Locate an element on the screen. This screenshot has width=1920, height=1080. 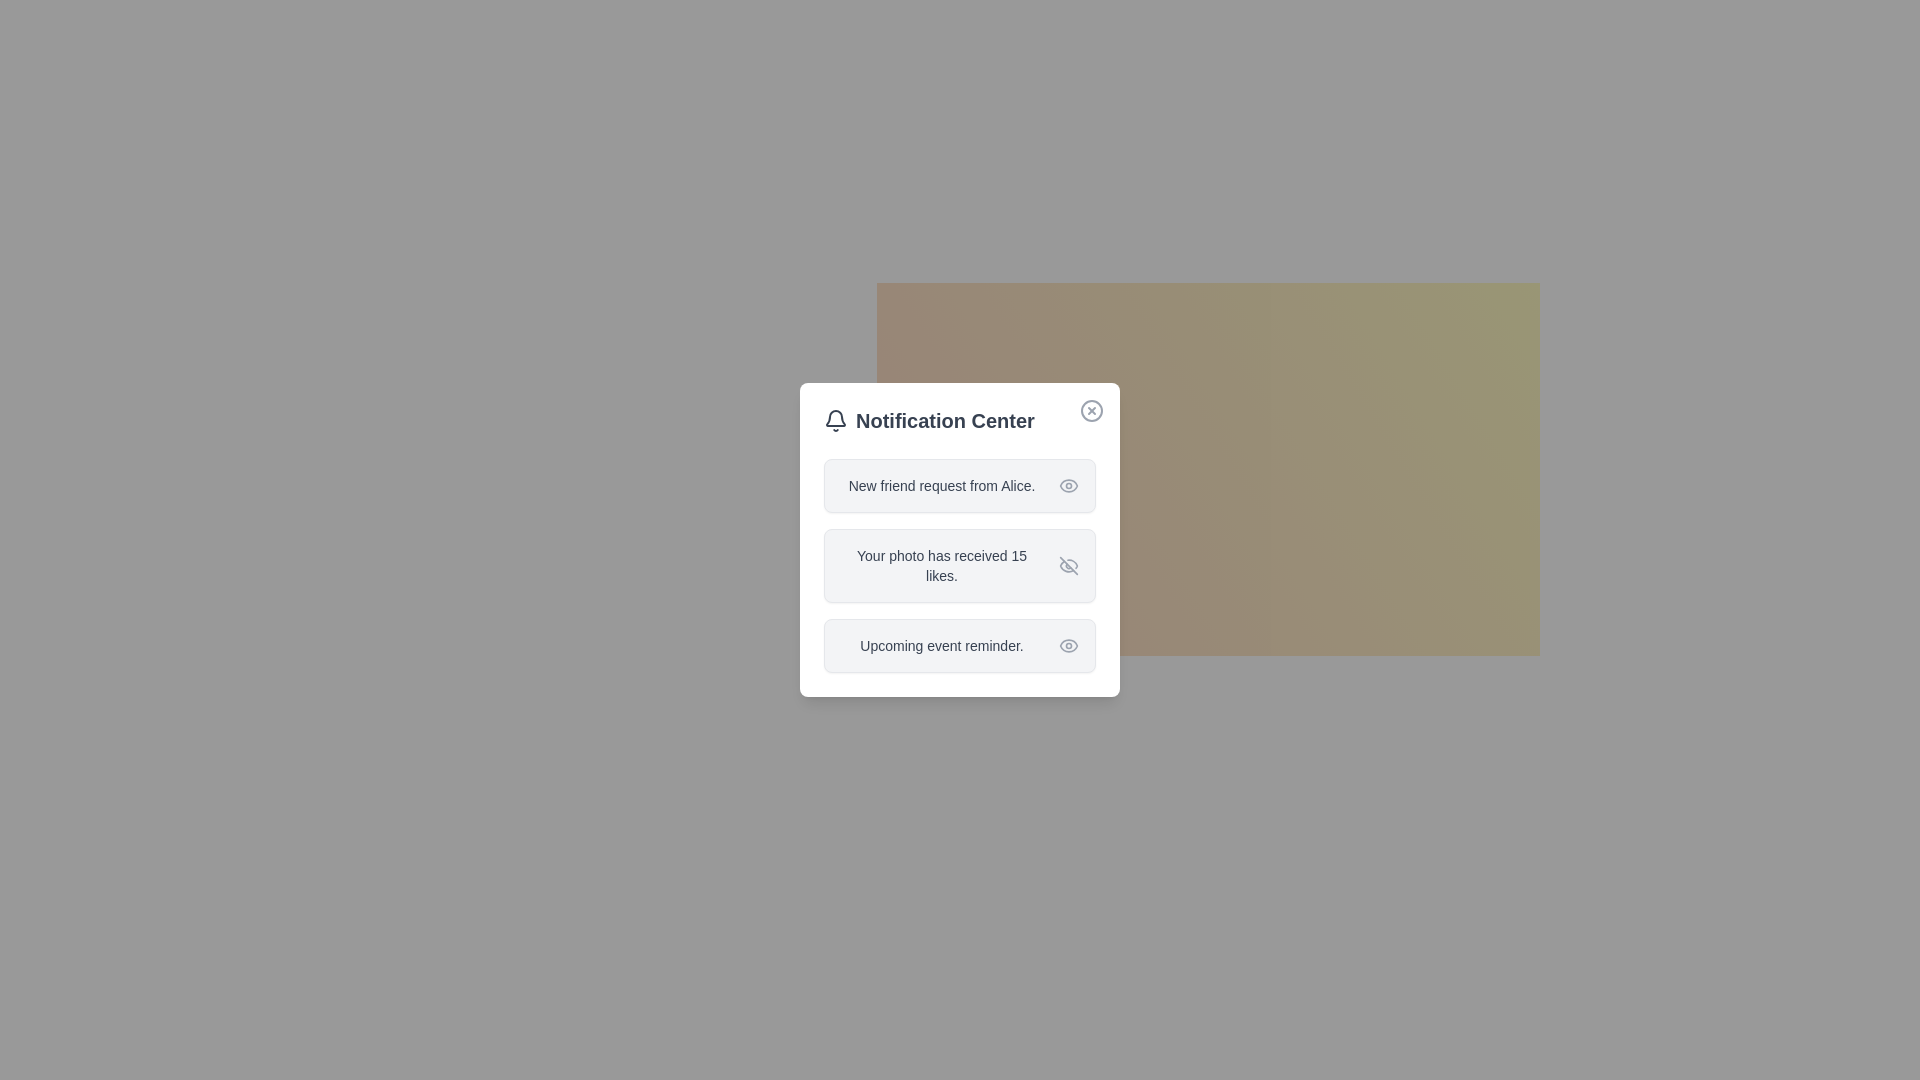
the notification message element that informs the user about an upcoming event, located in the third entry of the Notification Center panel is located at coordinates (940, 645).